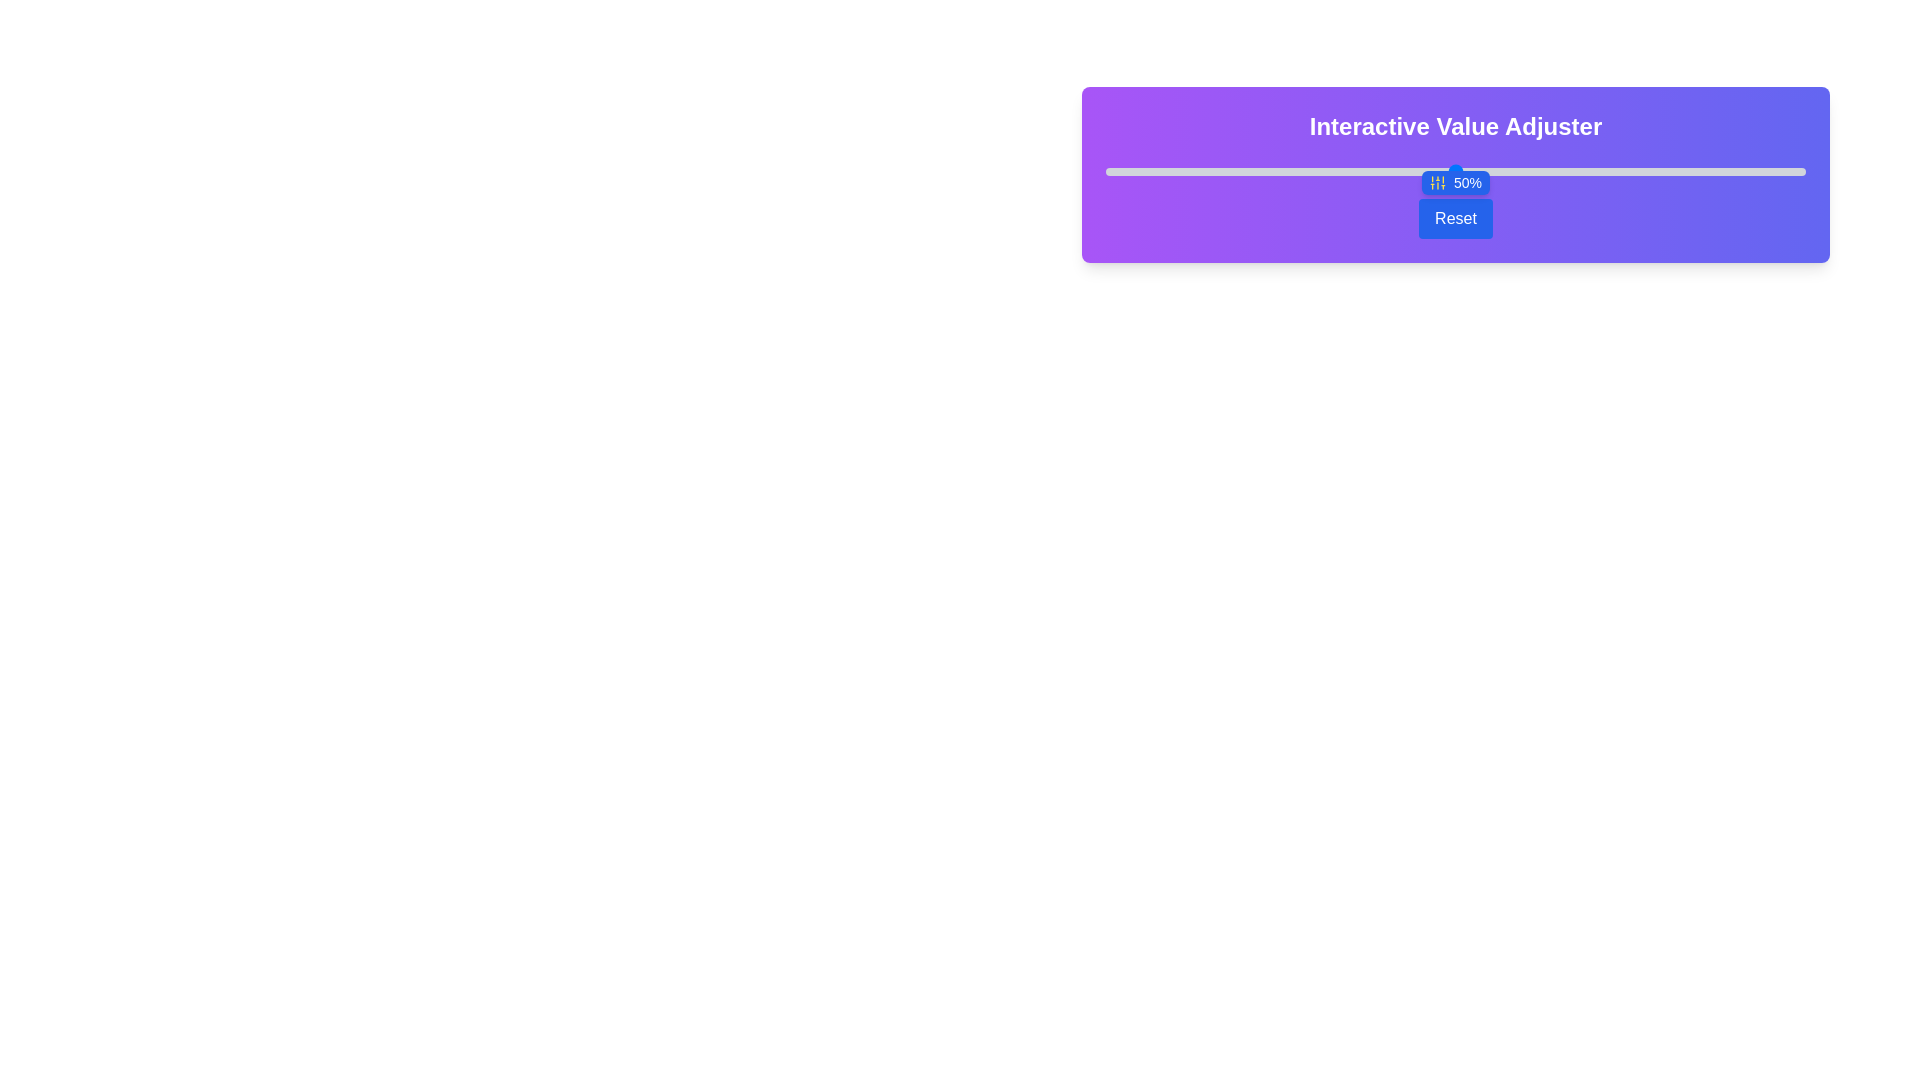  Describe the element at coordinates (1468, 182) in the screenshot. I see `the text label displaying '50%' in white text on a blue background, which is centered above a horizontal slider` at that location.